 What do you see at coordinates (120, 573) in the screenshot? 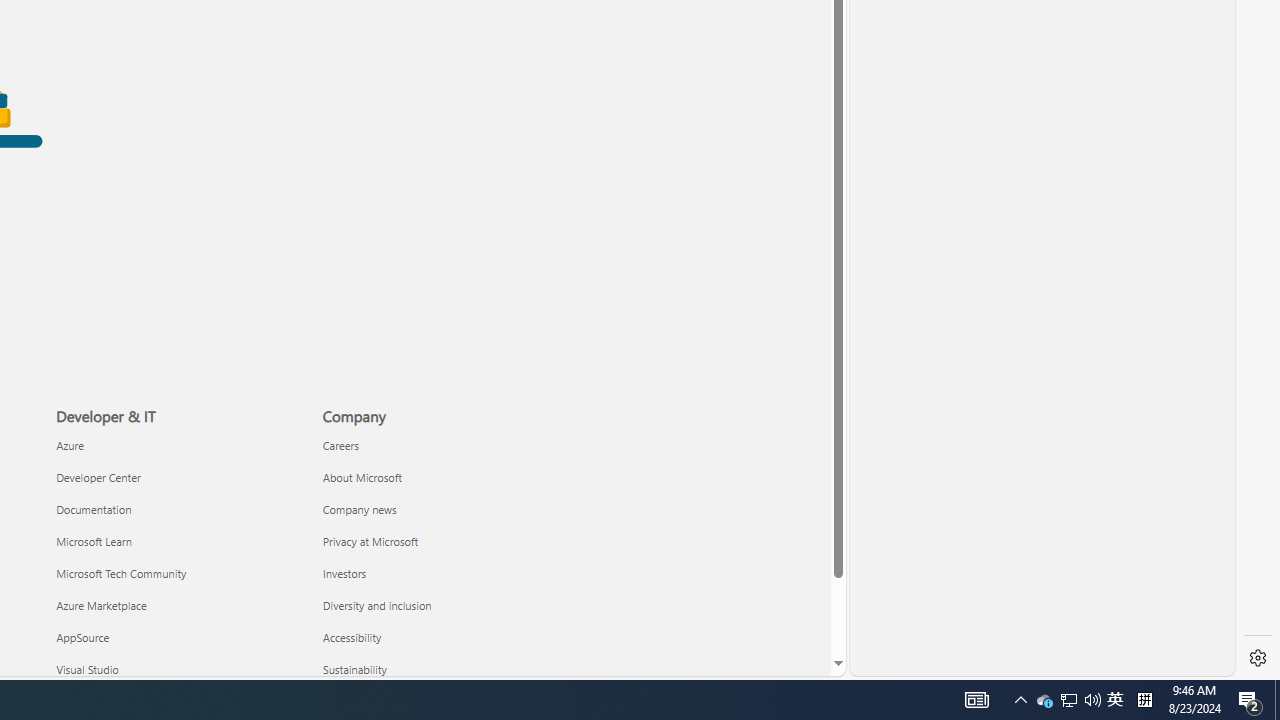
I see `'Microsoft Tech Community Developer & IT'` at bounding box center [120, 573].